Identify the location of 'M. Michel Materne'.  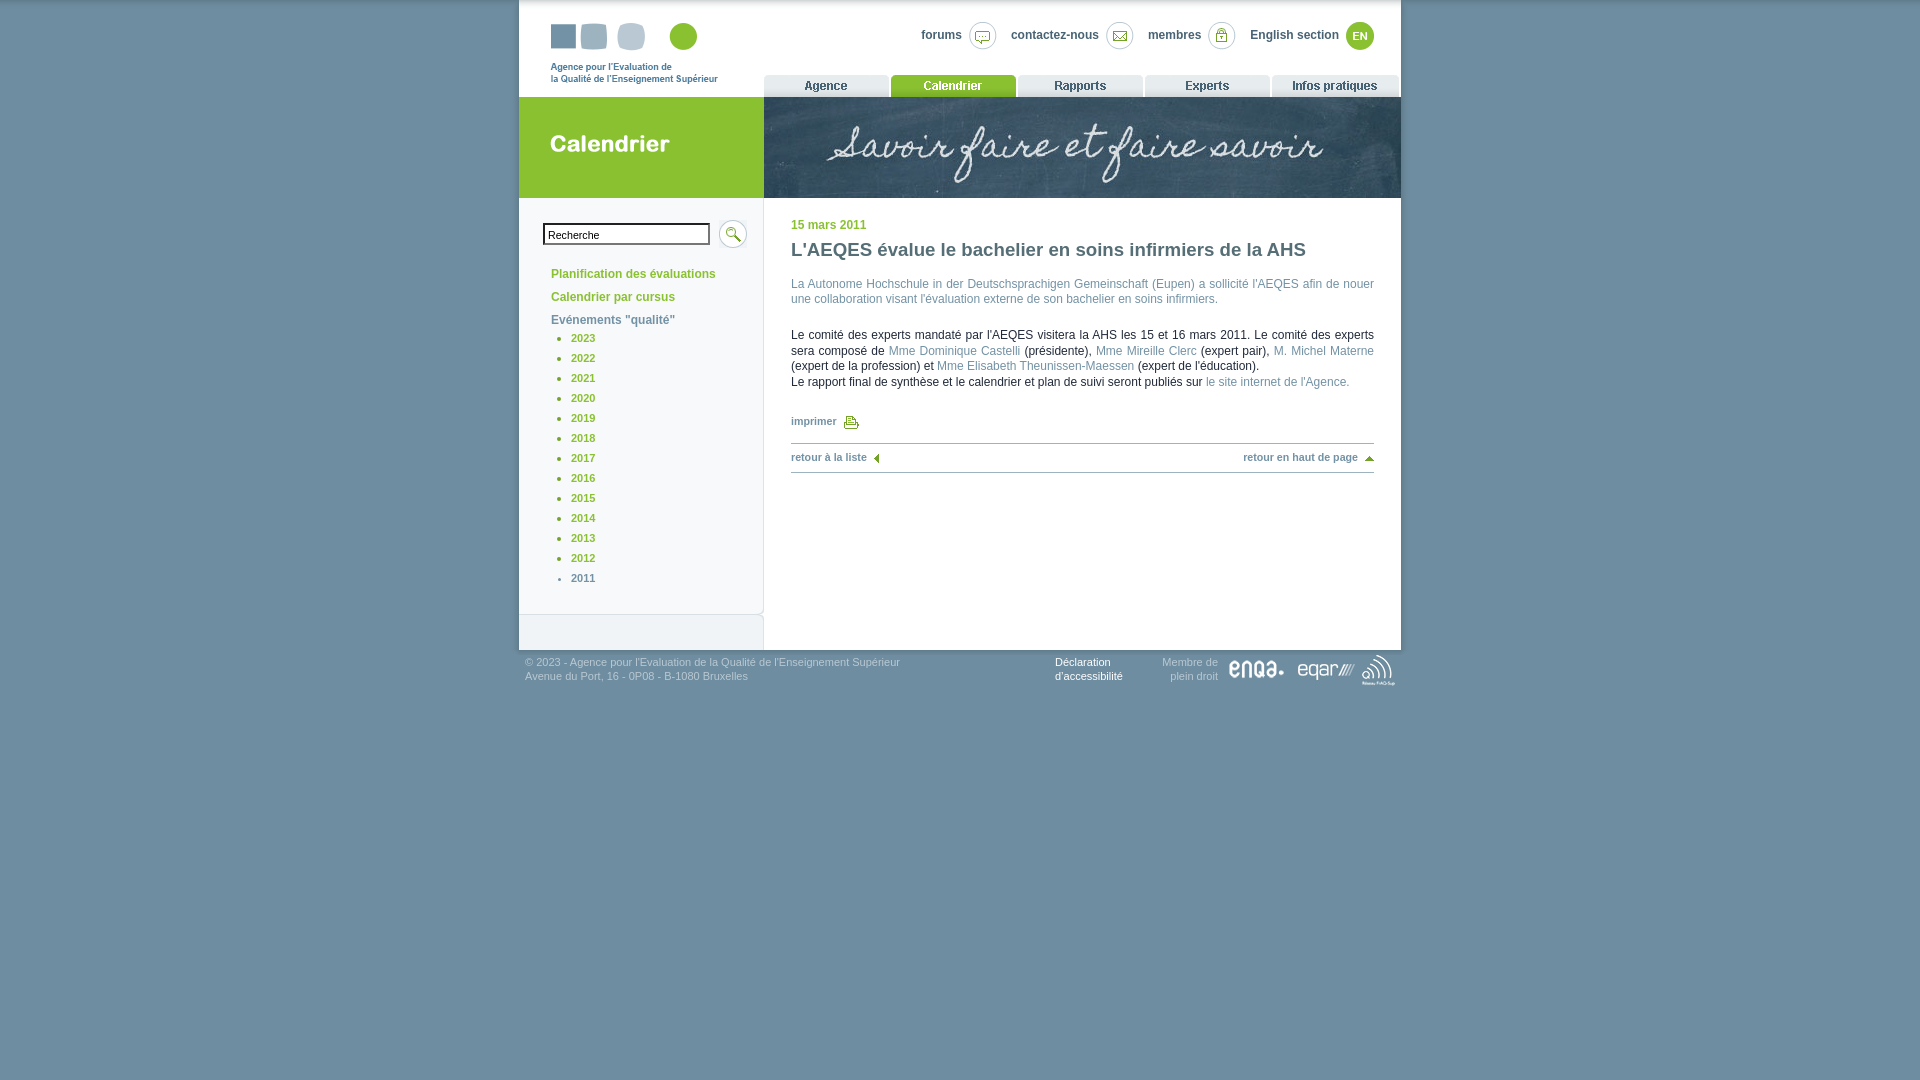
(1272, 350).